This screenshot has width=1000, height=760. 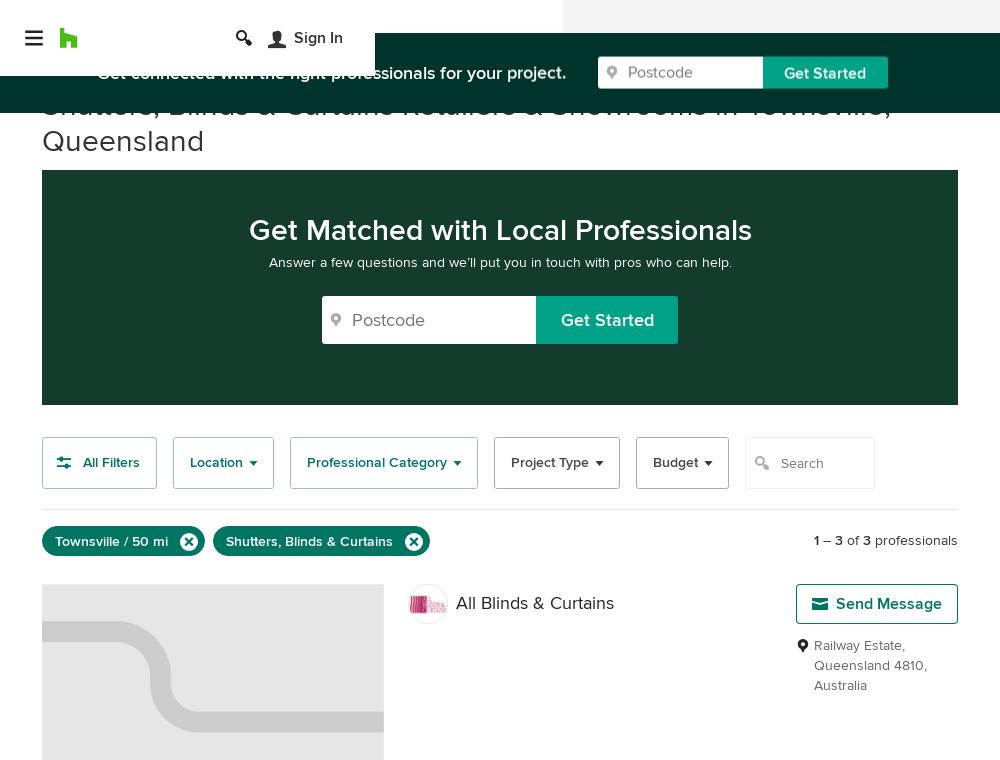 What do you see at coordinates (465, 123) in the screenshot?
I see `'Shutters, Blinds & Curtains Retailers & Showrooms in Townsville, Queensland'` at bounding box center [465, 123].